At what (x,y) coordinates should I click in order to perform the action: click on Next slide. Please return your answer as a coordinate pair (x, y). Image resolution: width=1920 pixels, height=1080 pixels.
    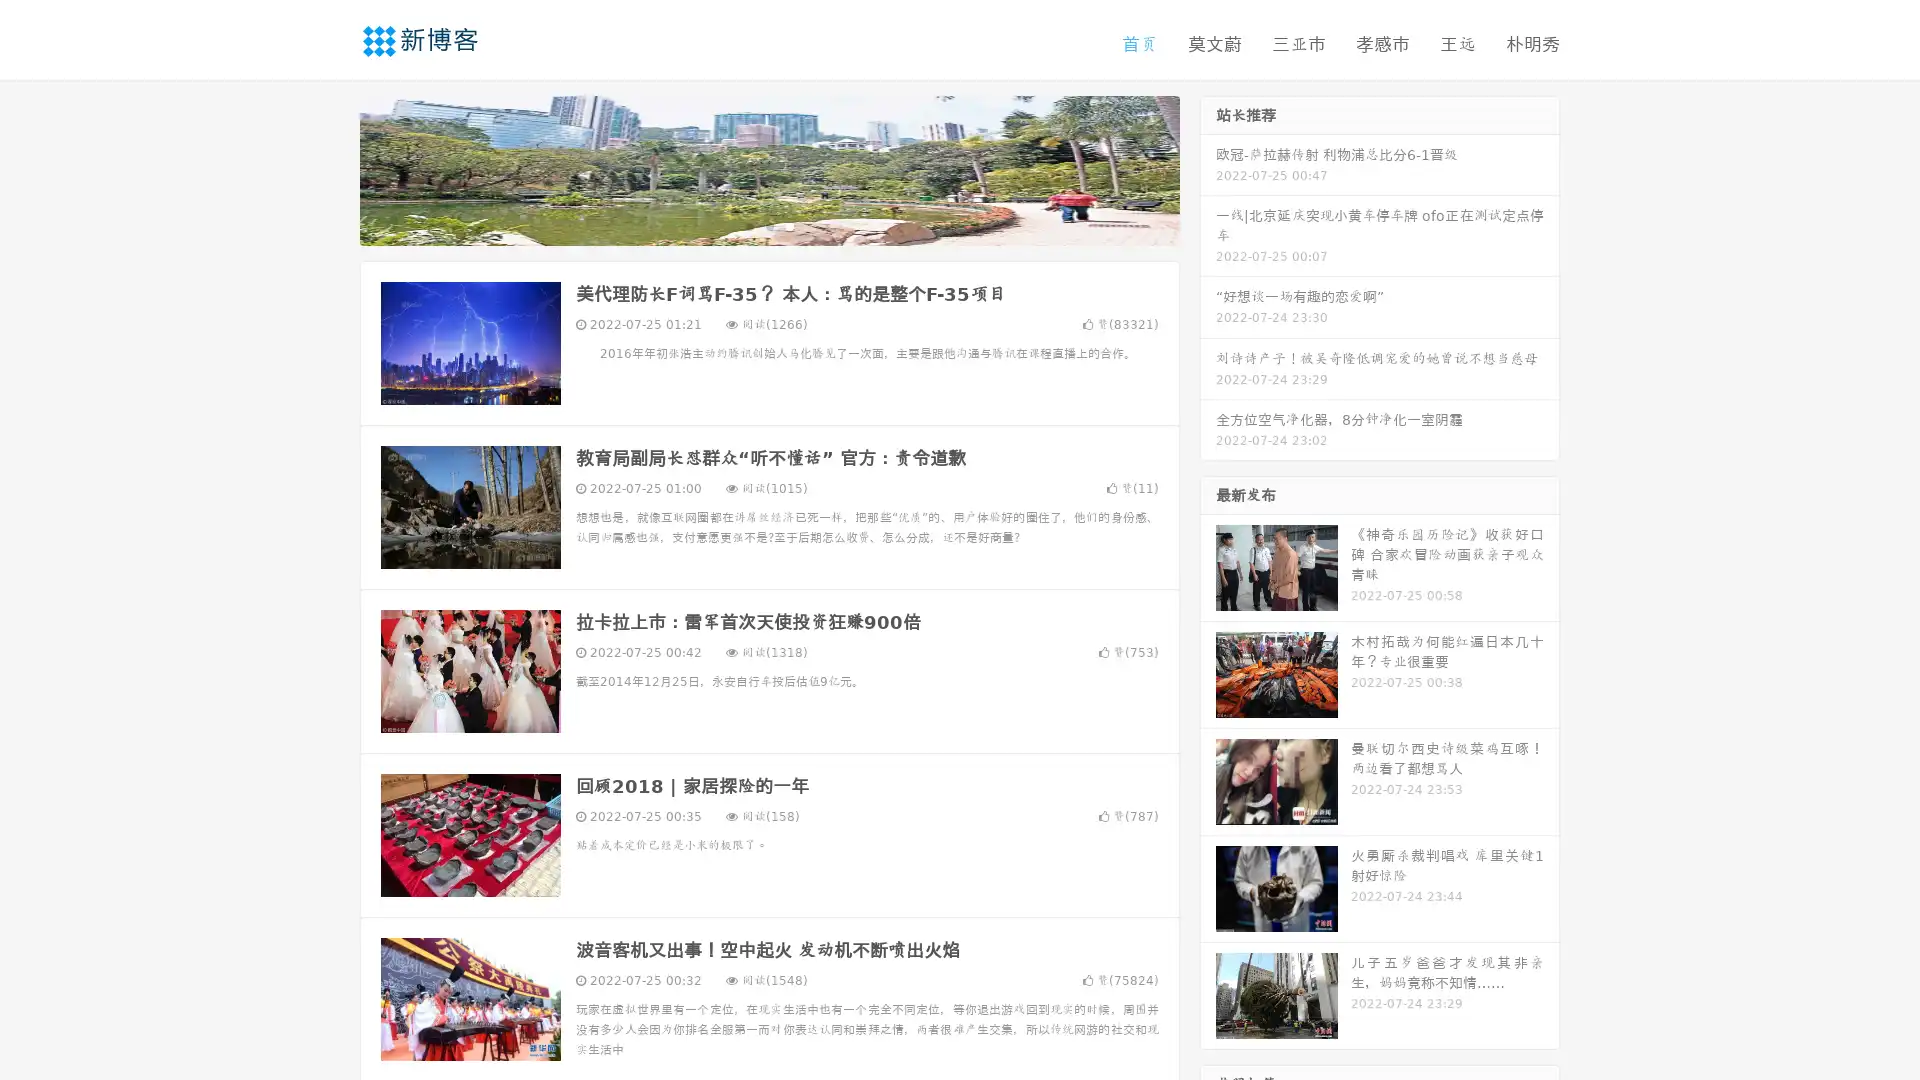
    Looking at the image, I should click on (1208, 168).